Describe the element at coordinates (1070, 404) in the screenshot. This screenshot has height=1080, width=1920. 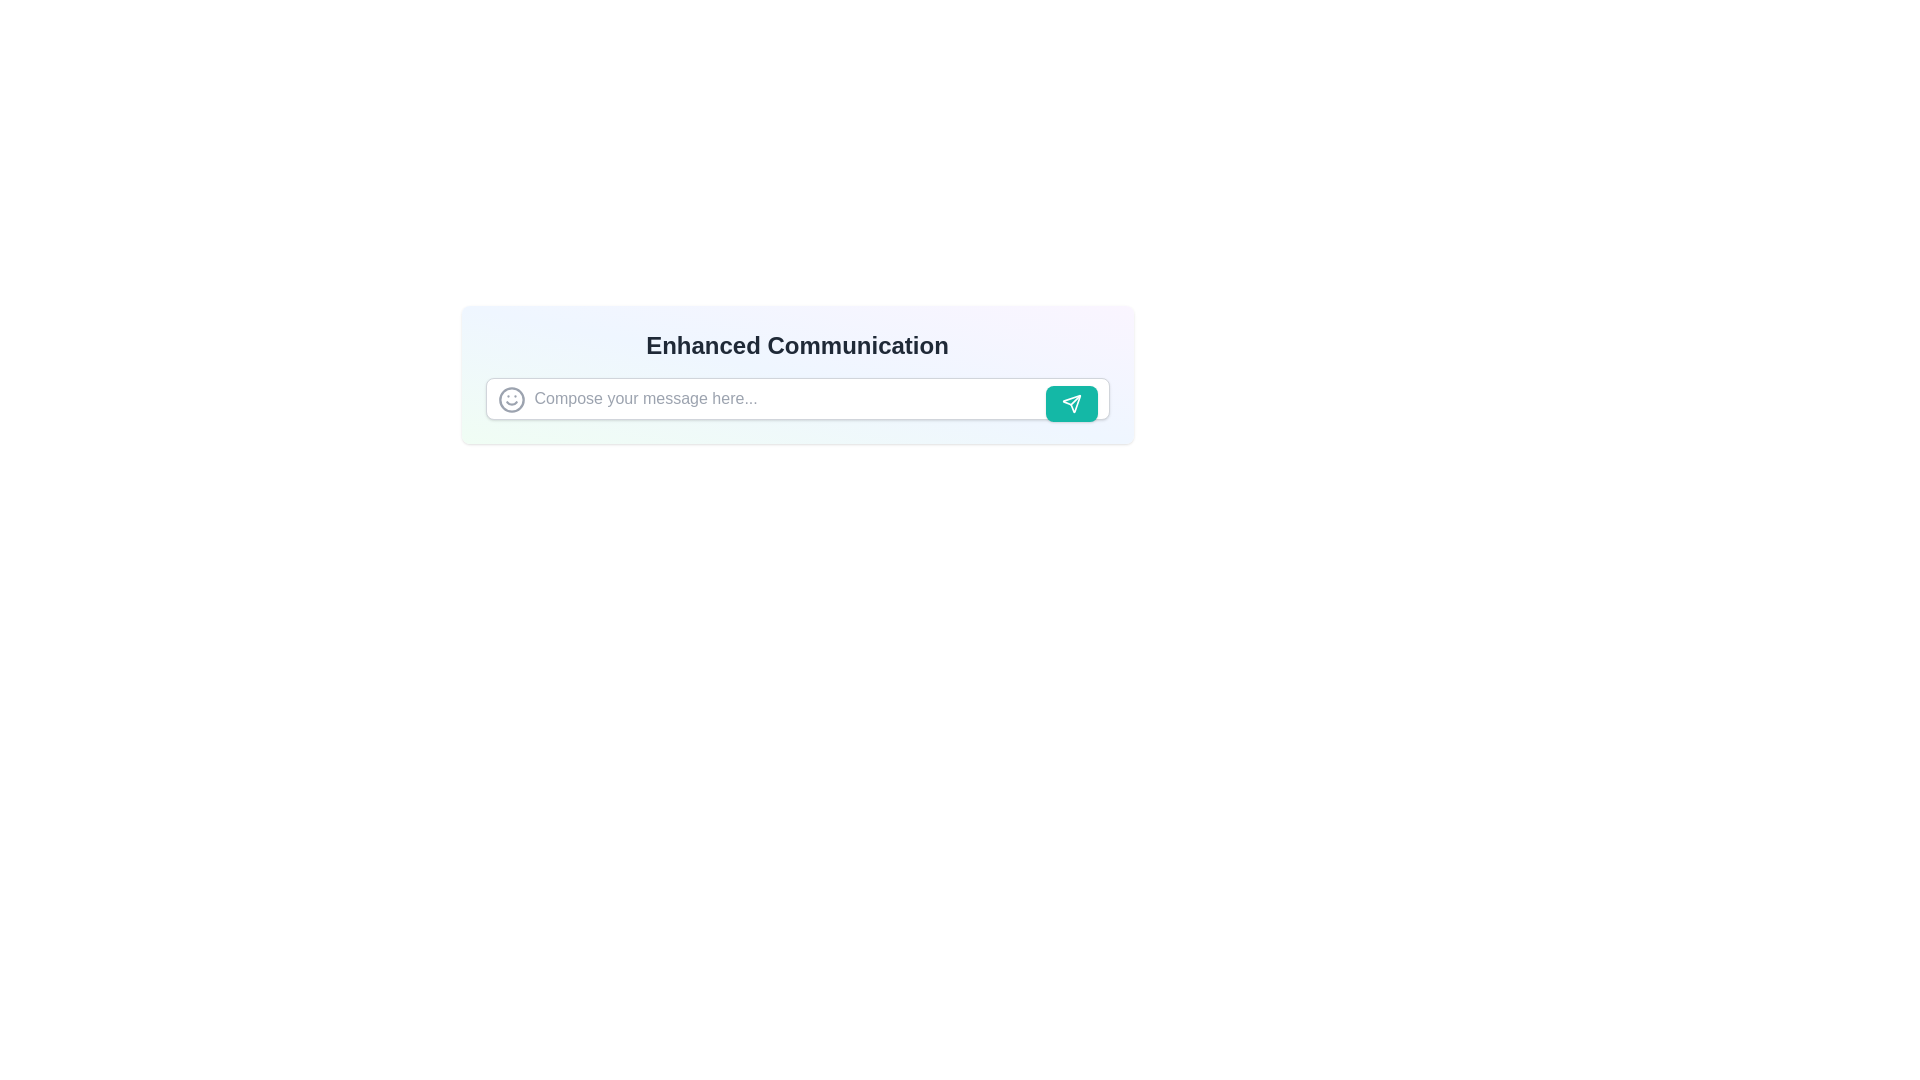
I see `the submit button represented by an SVG icon located at the far right of the text input field` at that location.